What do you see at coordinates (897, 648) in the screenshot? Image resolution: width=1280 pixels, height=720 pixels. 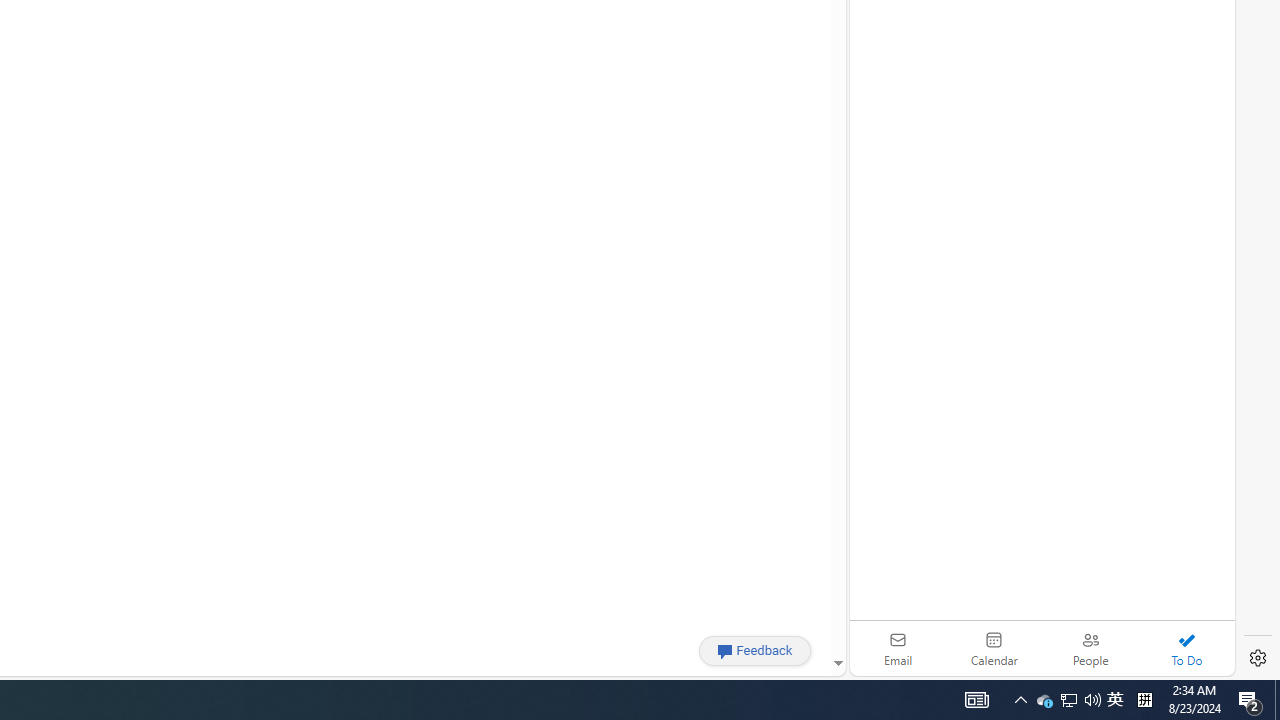 I see `'Email'` at bounding box center [897, 648].